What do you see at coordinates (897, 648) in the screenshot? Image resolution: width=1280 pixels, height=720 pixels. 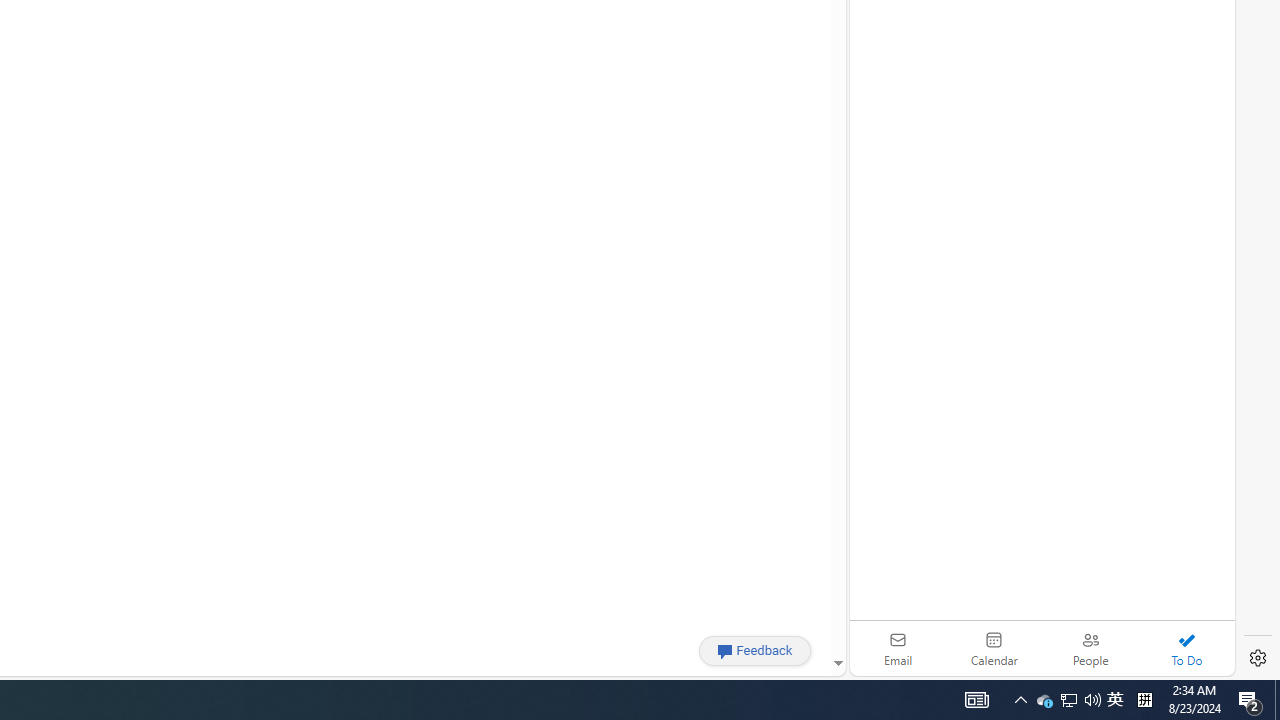 I see `'Email'` at bounding box center [897, 648].